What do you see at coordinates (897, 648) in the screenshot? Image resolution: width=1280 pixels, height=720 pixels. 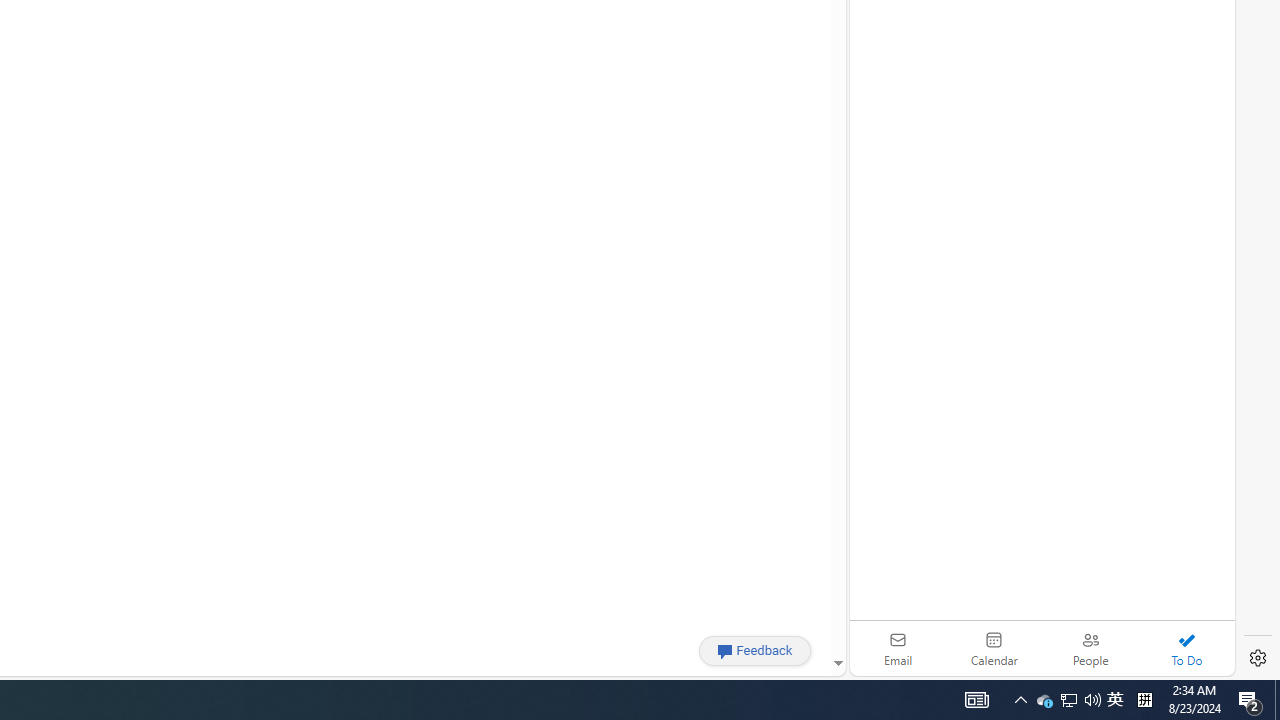 I see `'Email'` at bounding box center [897, 648].